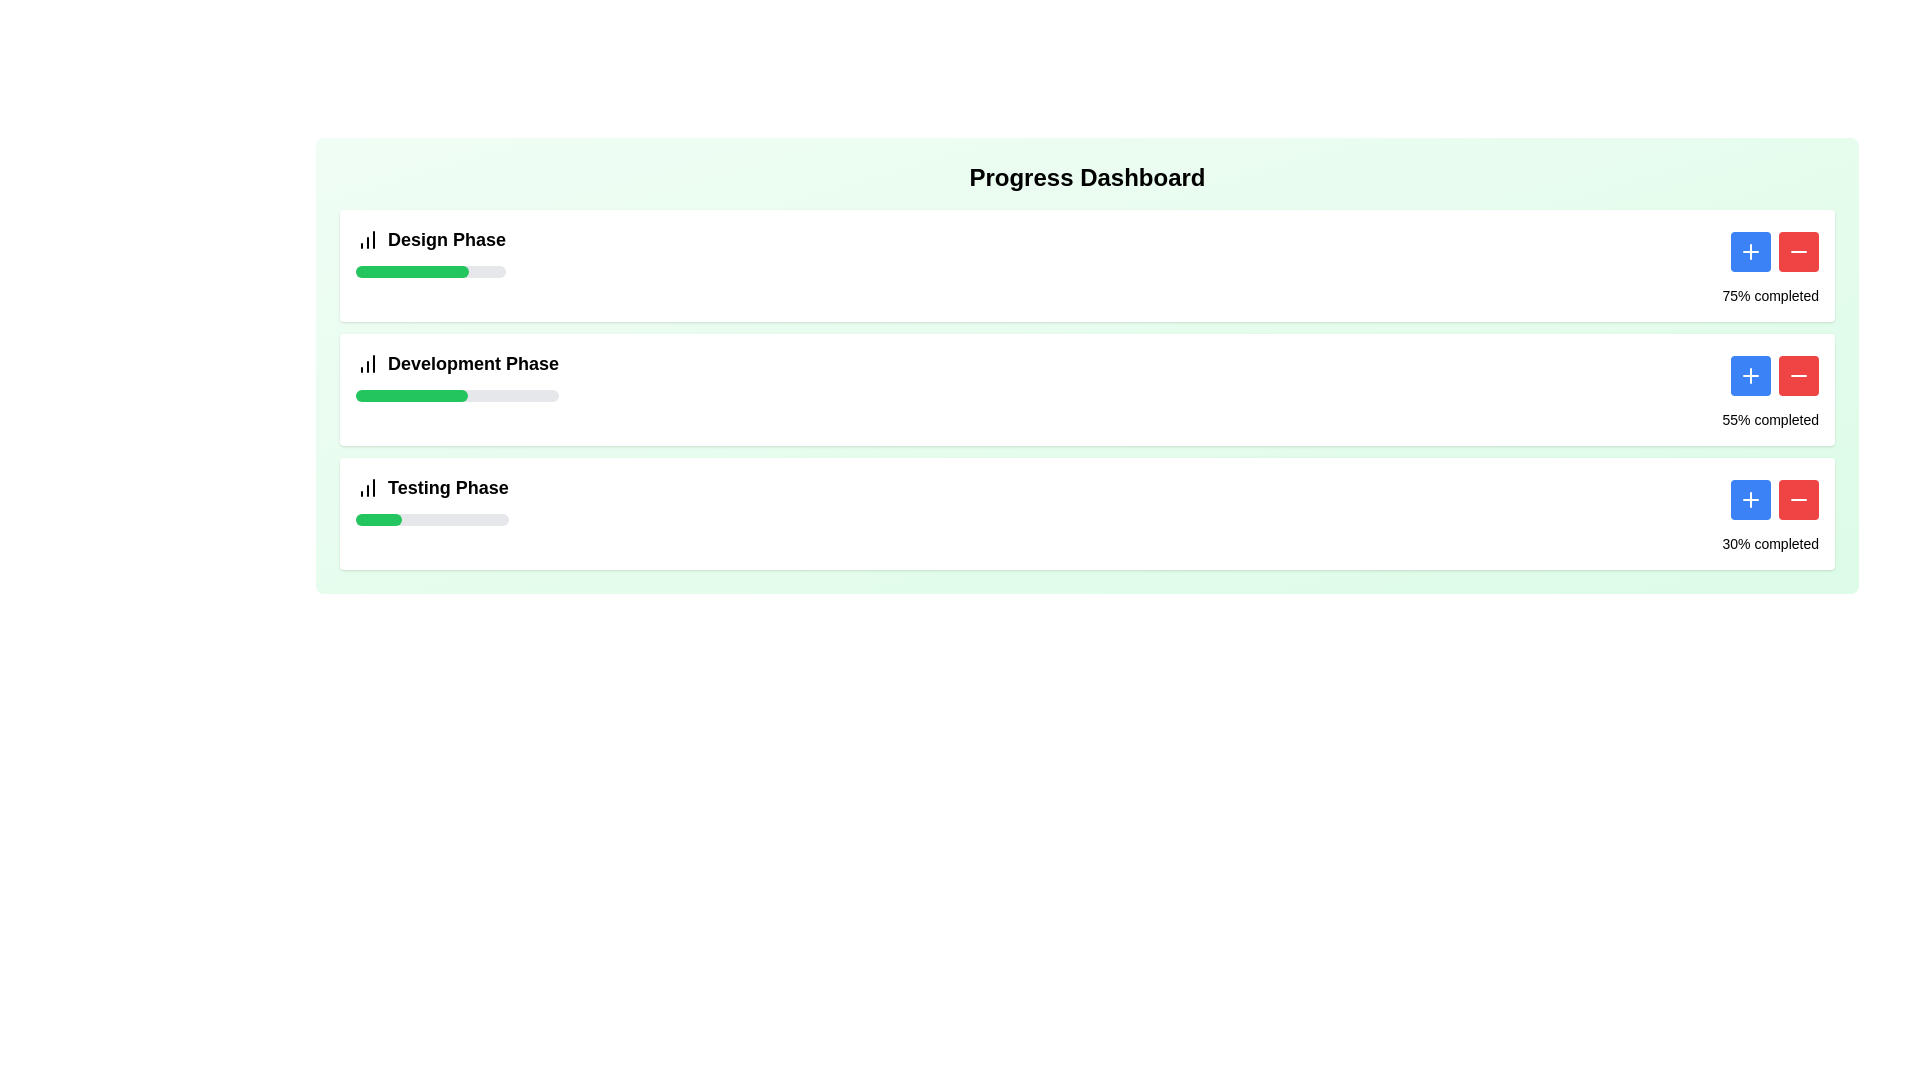 Image resolution: width=1920 pixels, height=1080 pixels. Describe the element at coordinates (368, 238) in the screenshot. I see `the small graphic icon resembling an increasing column chart with three bars of varying heights, located to the left of the text 'Design Phase'` at that location.